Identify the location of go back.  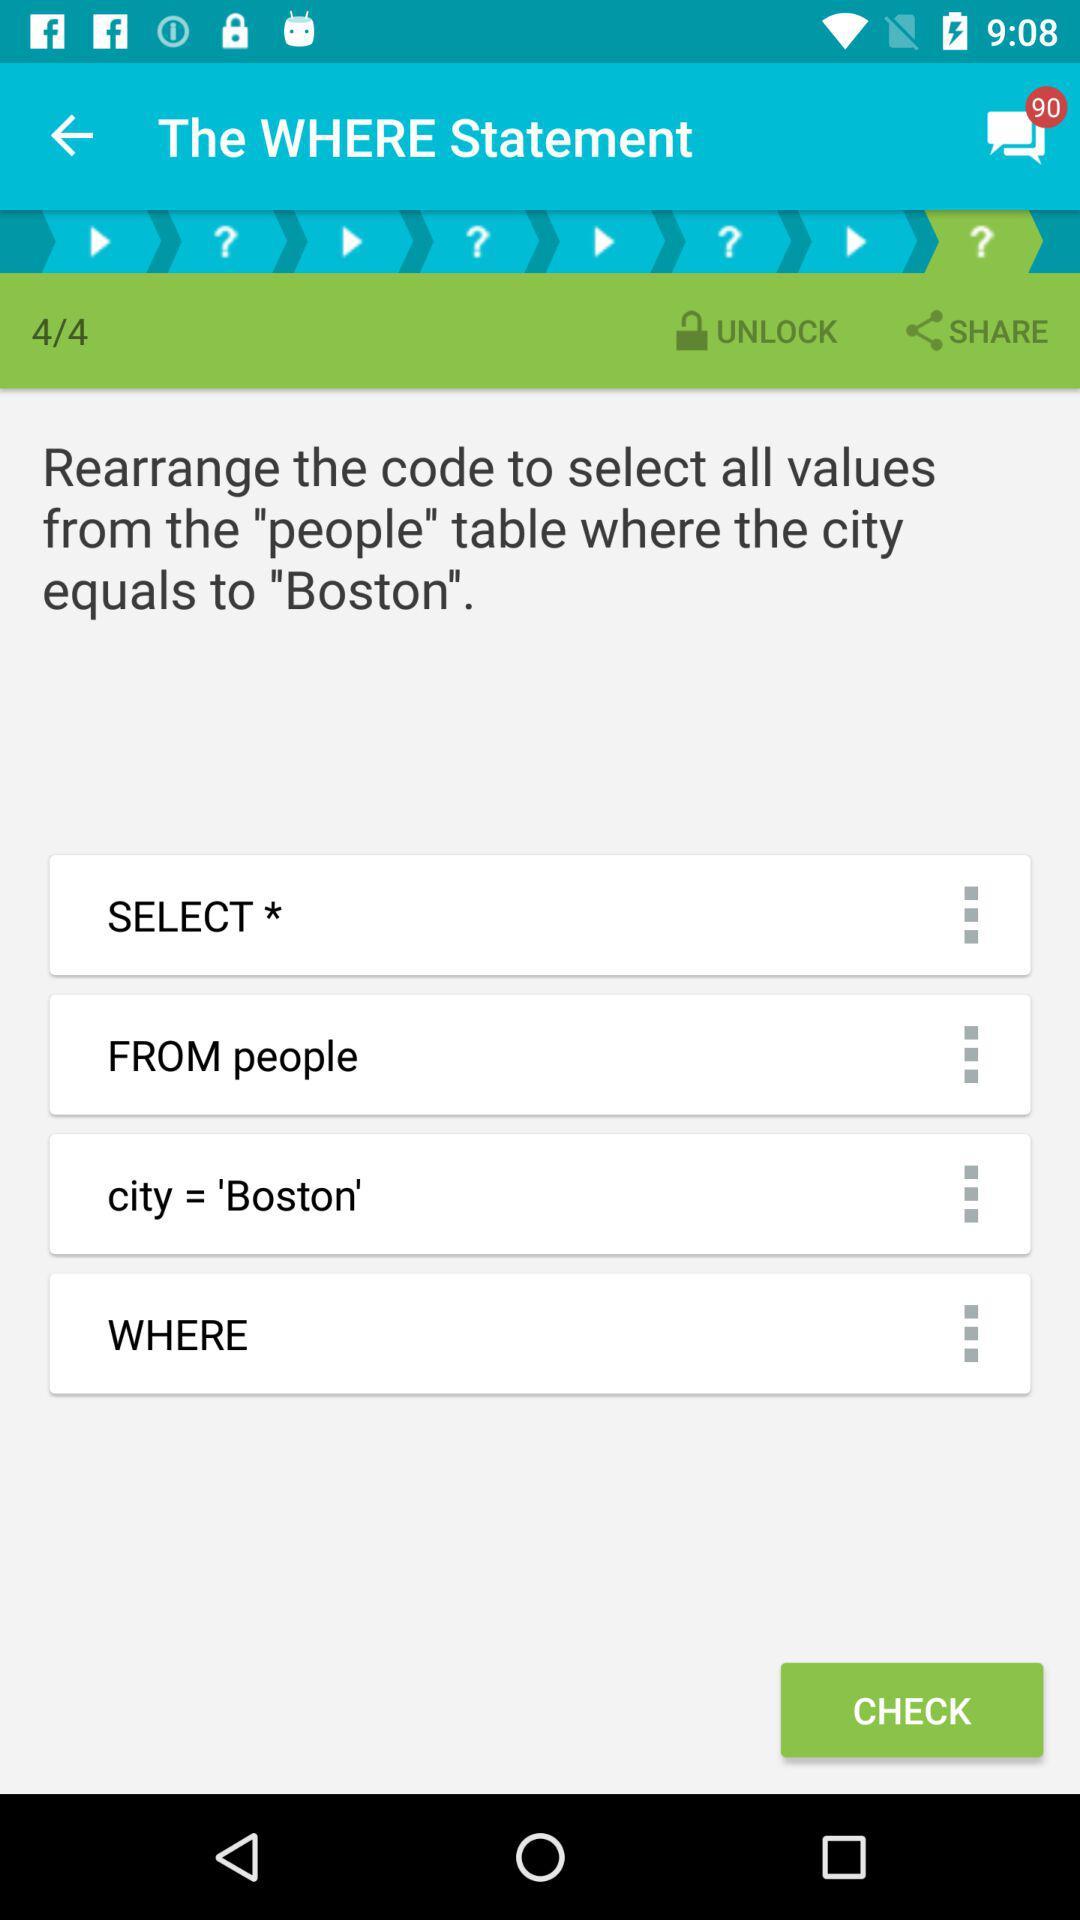
(855, 240).